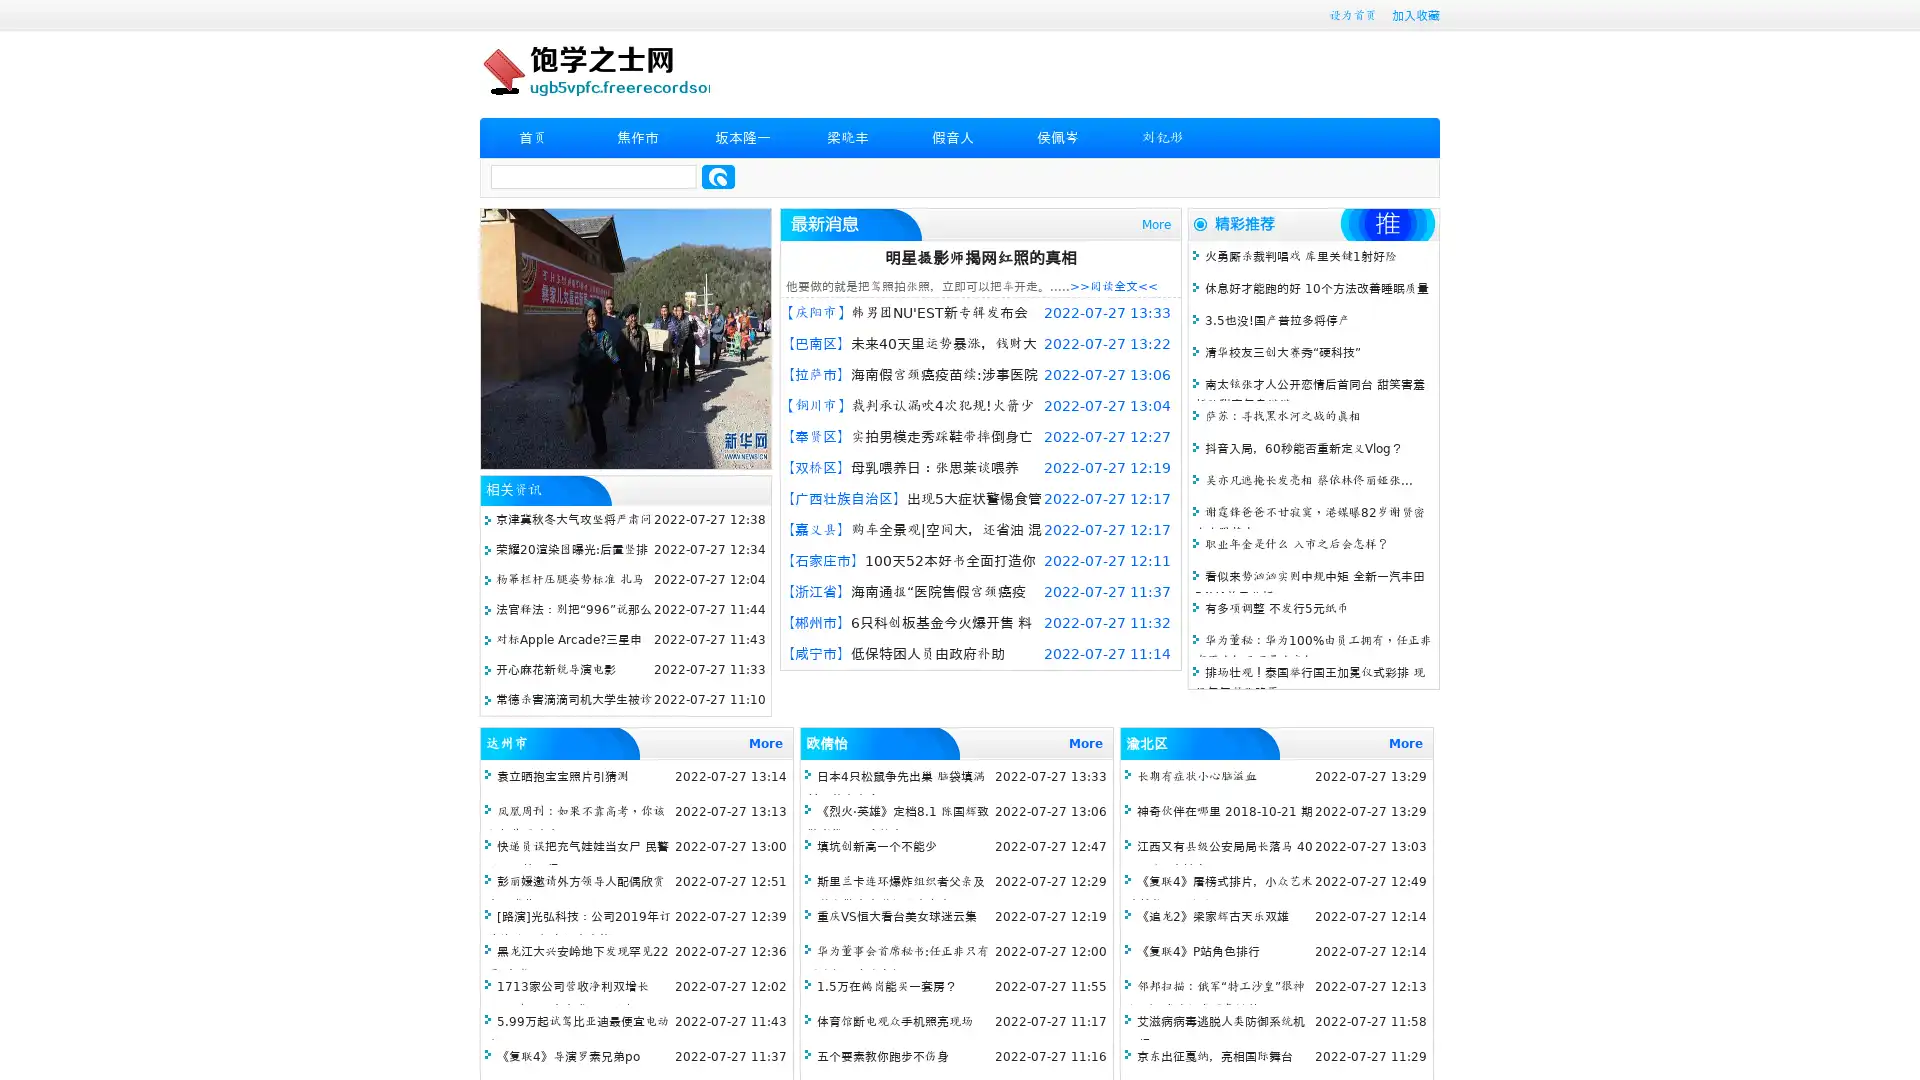 The height and width of the screenshot is (1080, 1920). Describe the element at coordinates (718, 176) in the screenshot. I see `Search` at that location.